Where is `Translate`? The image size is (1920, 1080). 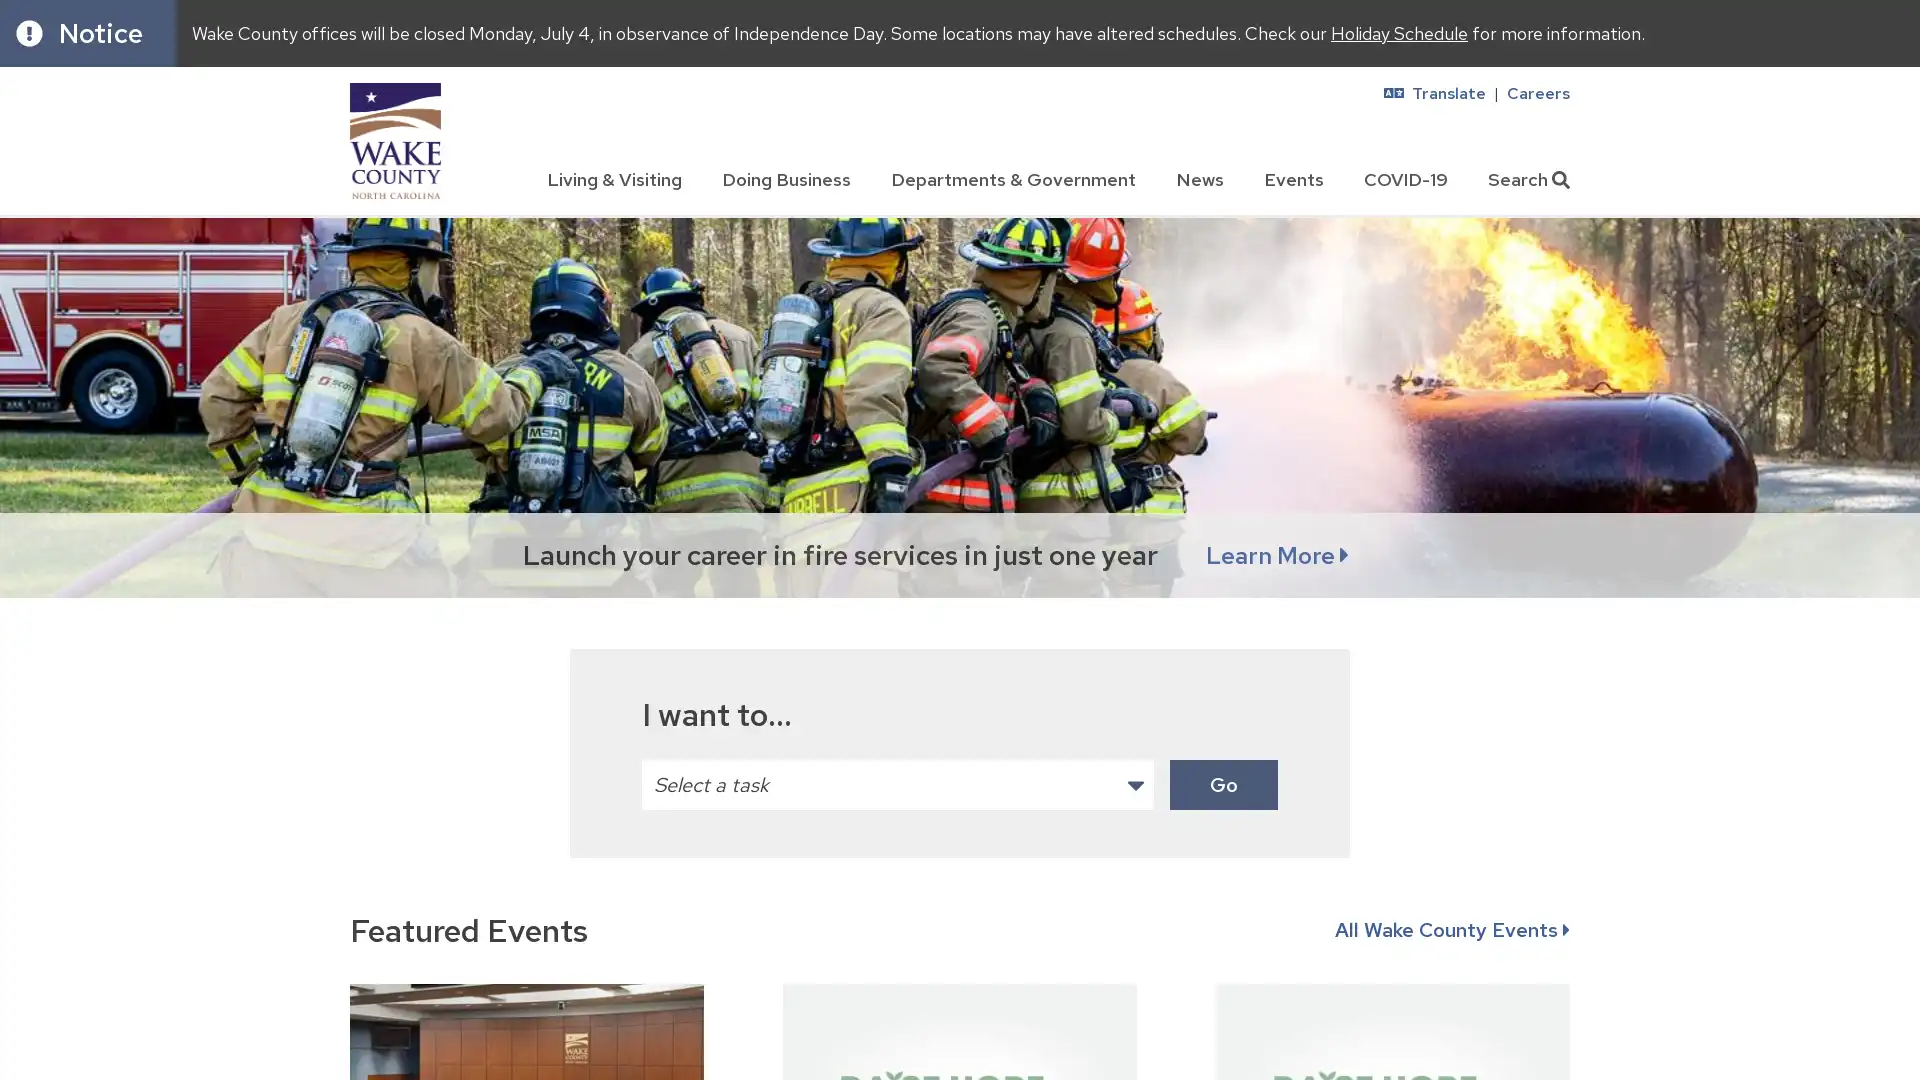
Translate is located at coordinates (1434, 93).